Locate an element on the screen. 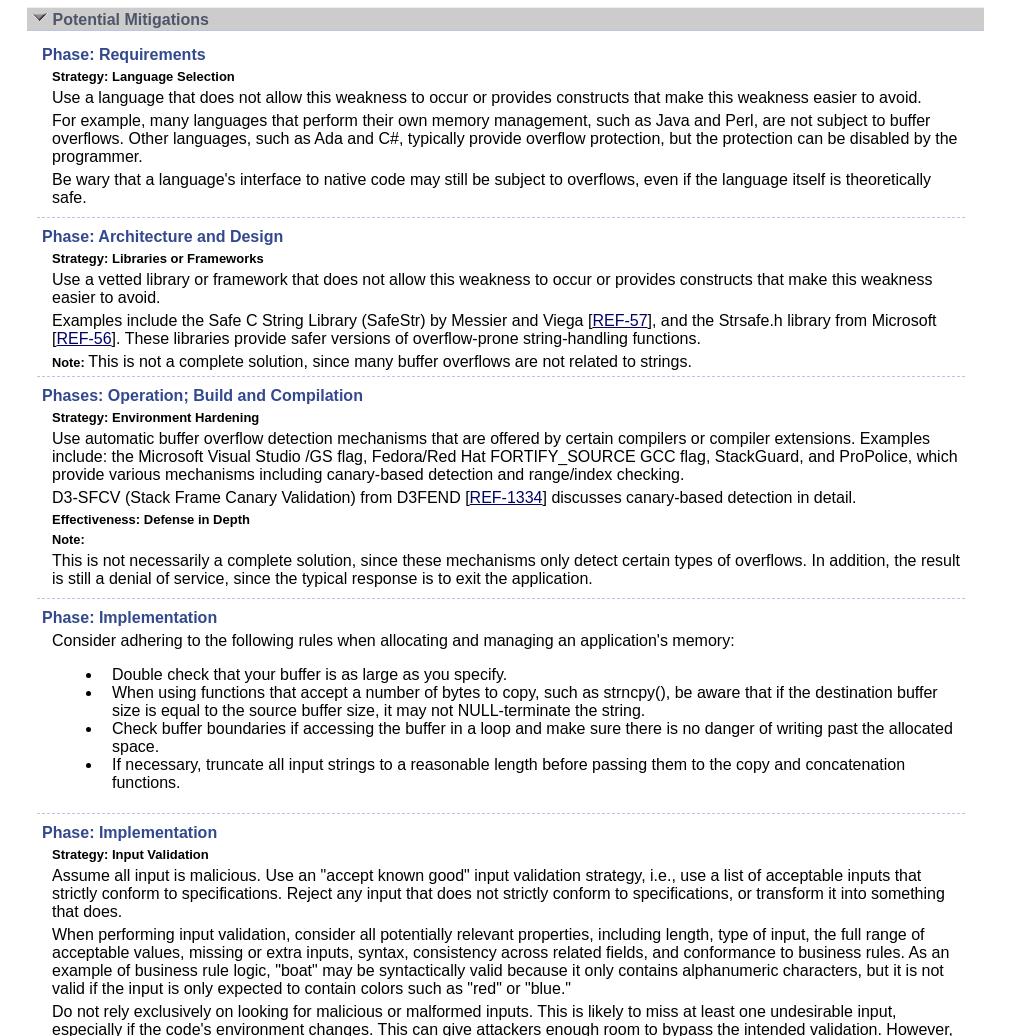 Image resolution: width=1020 pixels, height=1036 pixels. 'Consider adhering to the following rules when allocating and managing an application's memory:' is located at coordinates (52, 640).